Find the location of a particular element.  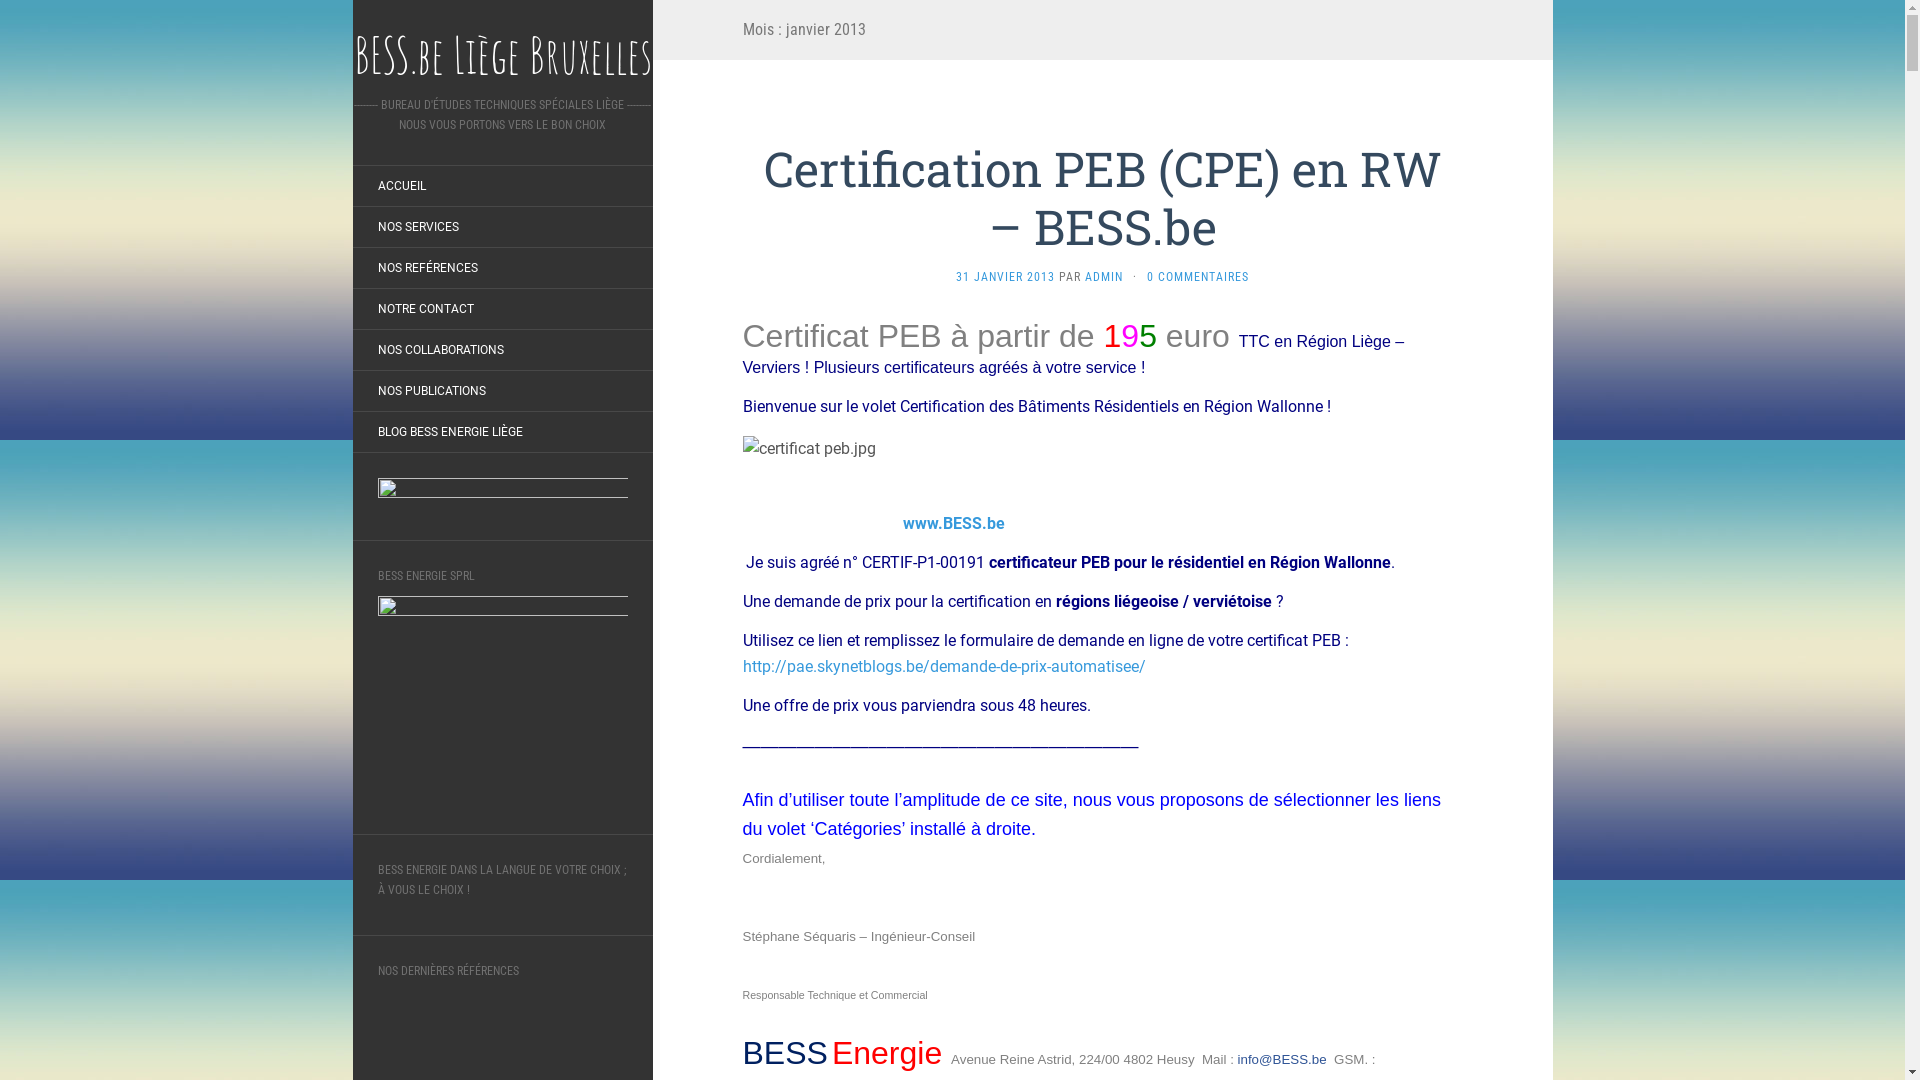

'http://pae.skynetblogs.be/demande-de-prix-automatisee/' is located at coordinates (942, 666).